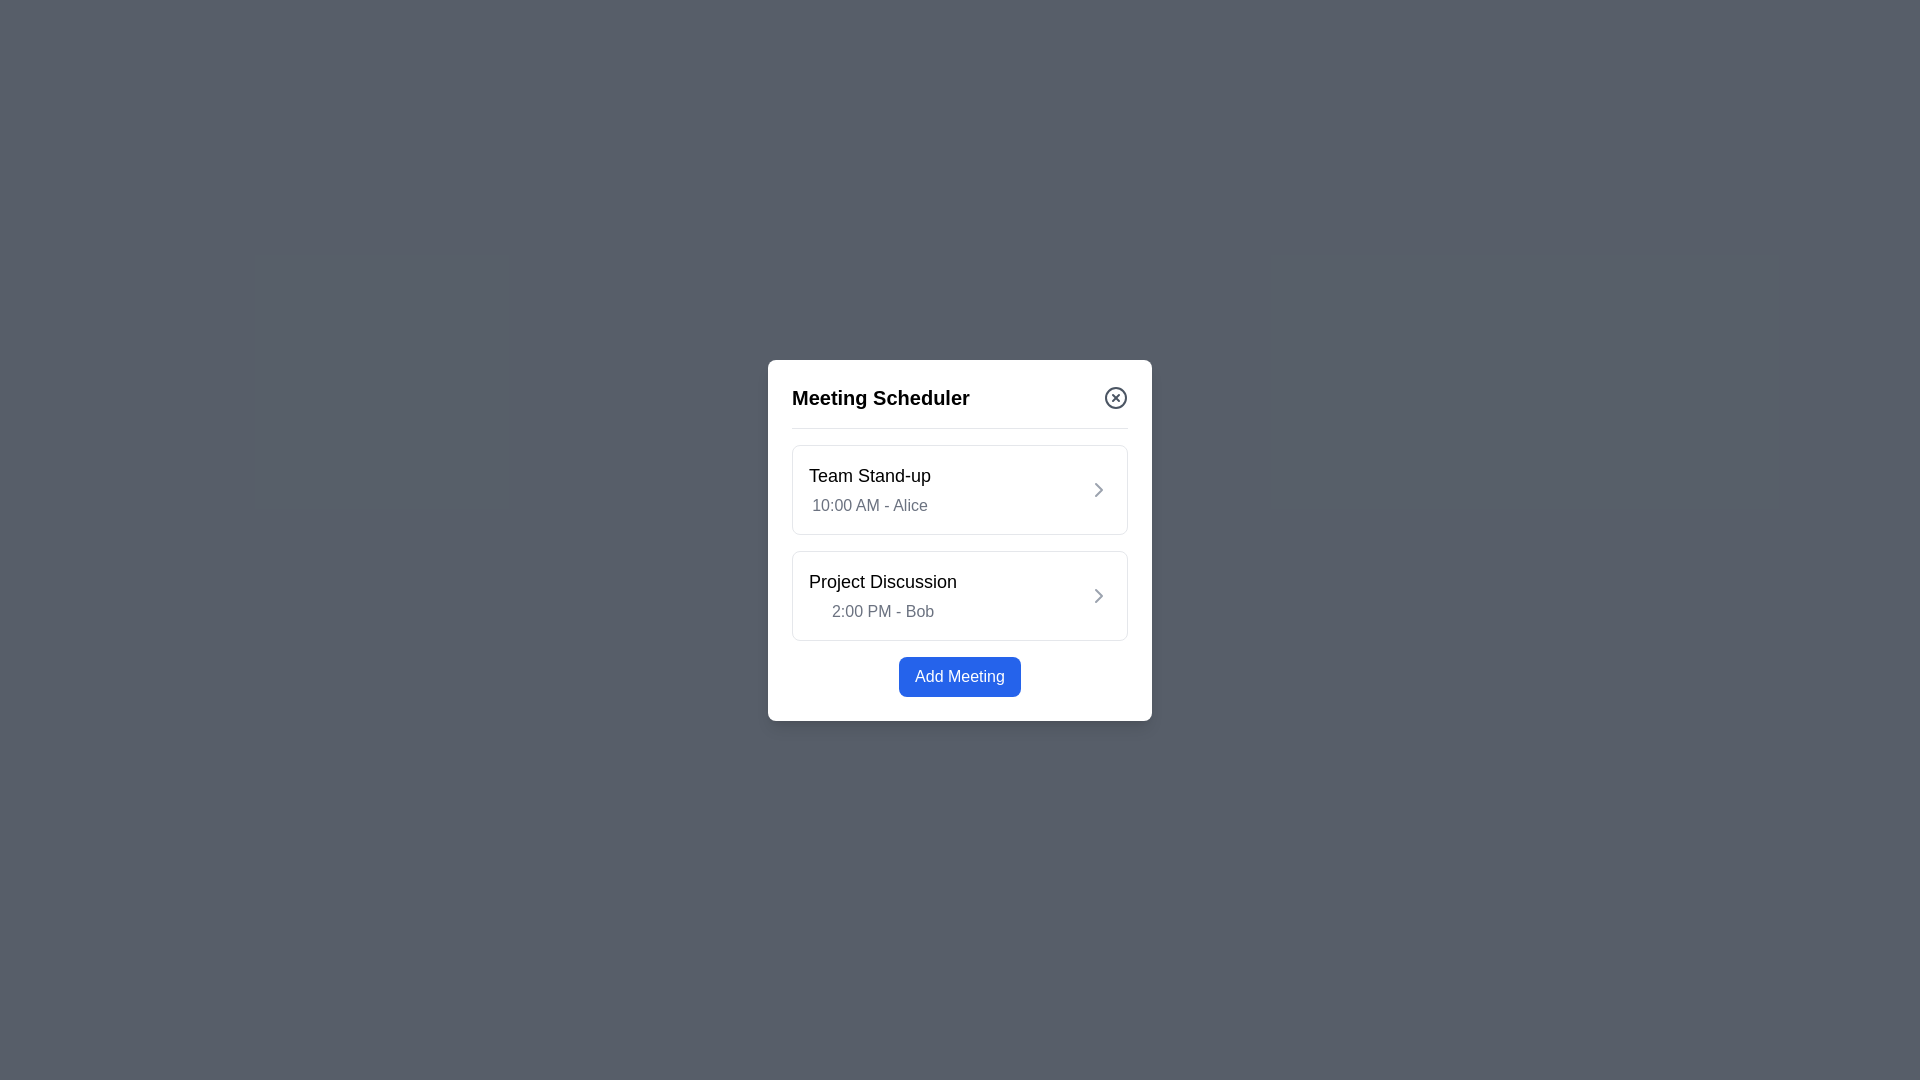 This screenshot has width=1920, height=1080. Describe the element at coordinates (1098, 489) in the screenshot. I see `the chevron icon located at the far right of the 'Team Stand-up' list item` at that location.